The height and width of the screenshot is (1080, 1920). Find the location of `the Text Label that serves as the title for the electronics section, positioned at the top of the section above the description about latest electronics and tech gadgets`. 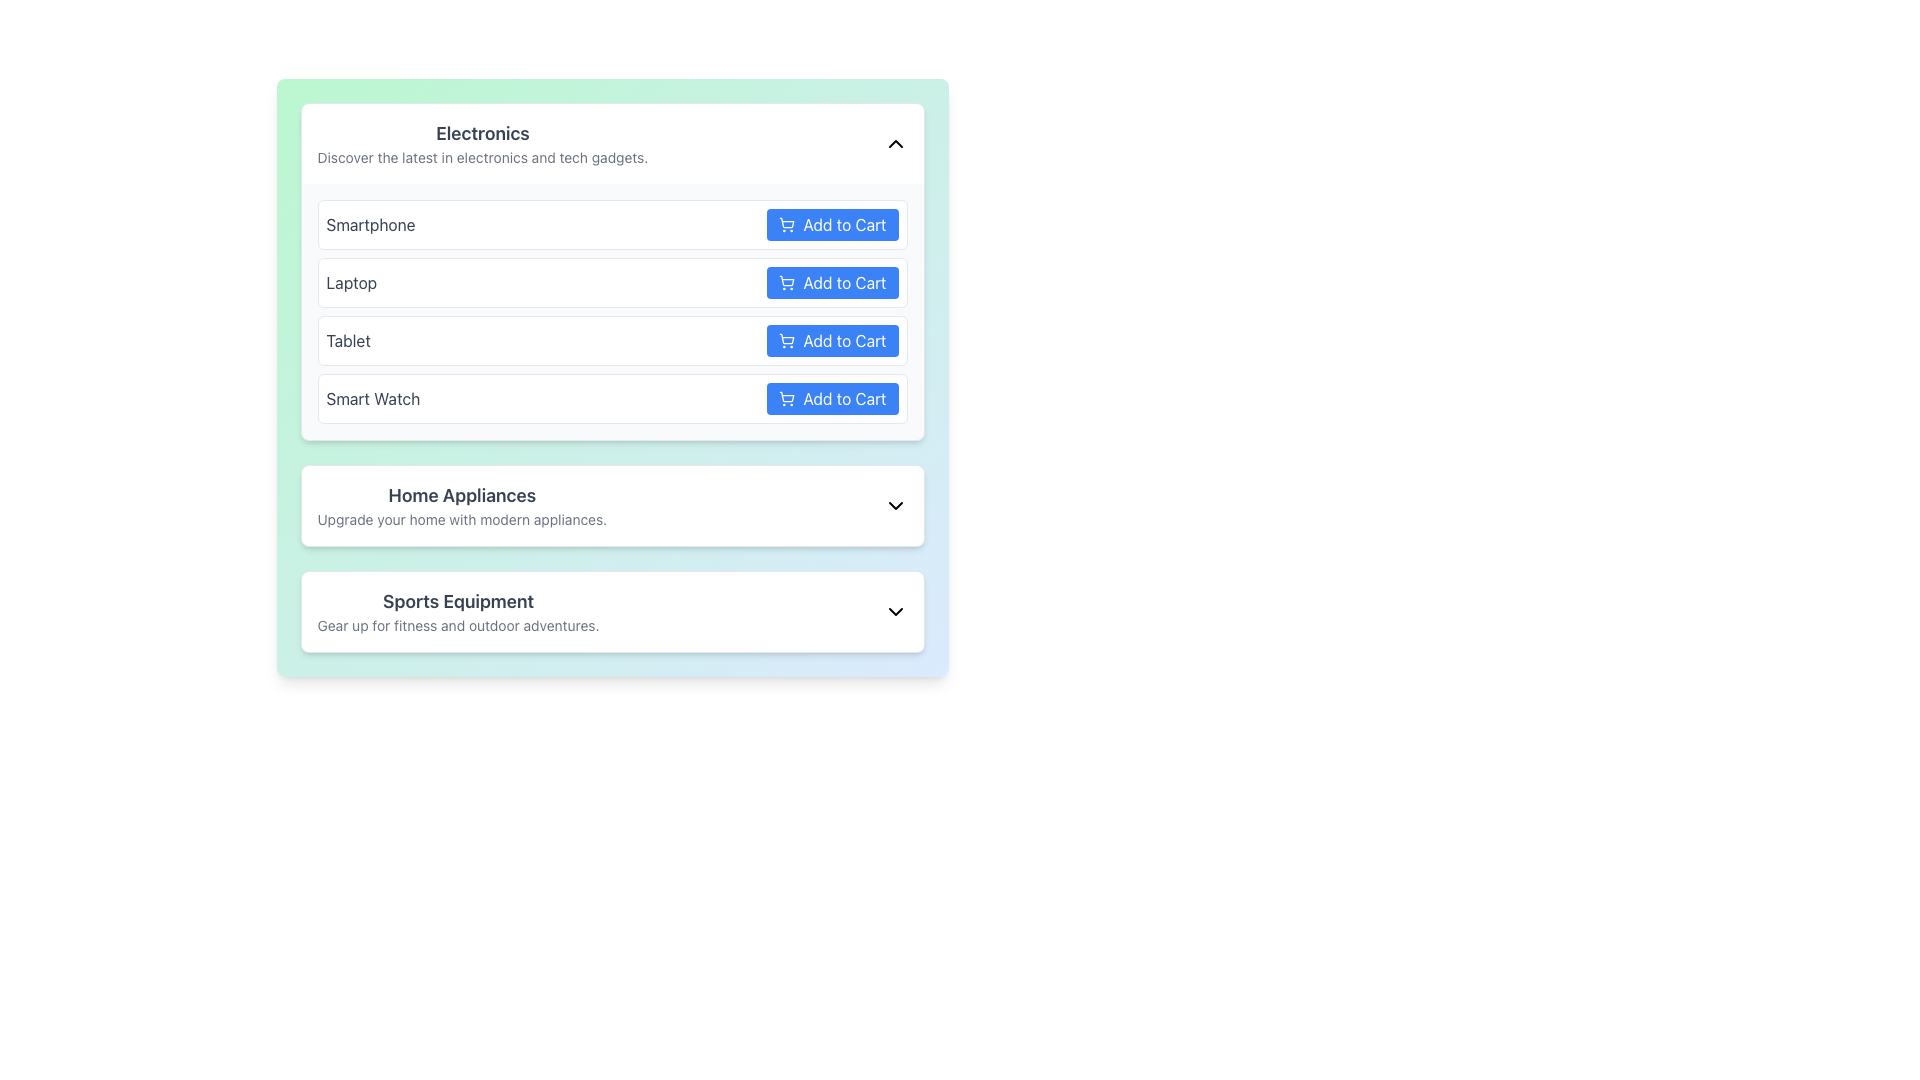

the Text Label that serves as the title for the electronics section, positioned at the top of the section above the description about latest electronics and tech gadgets is located at coordinates (482, 134).